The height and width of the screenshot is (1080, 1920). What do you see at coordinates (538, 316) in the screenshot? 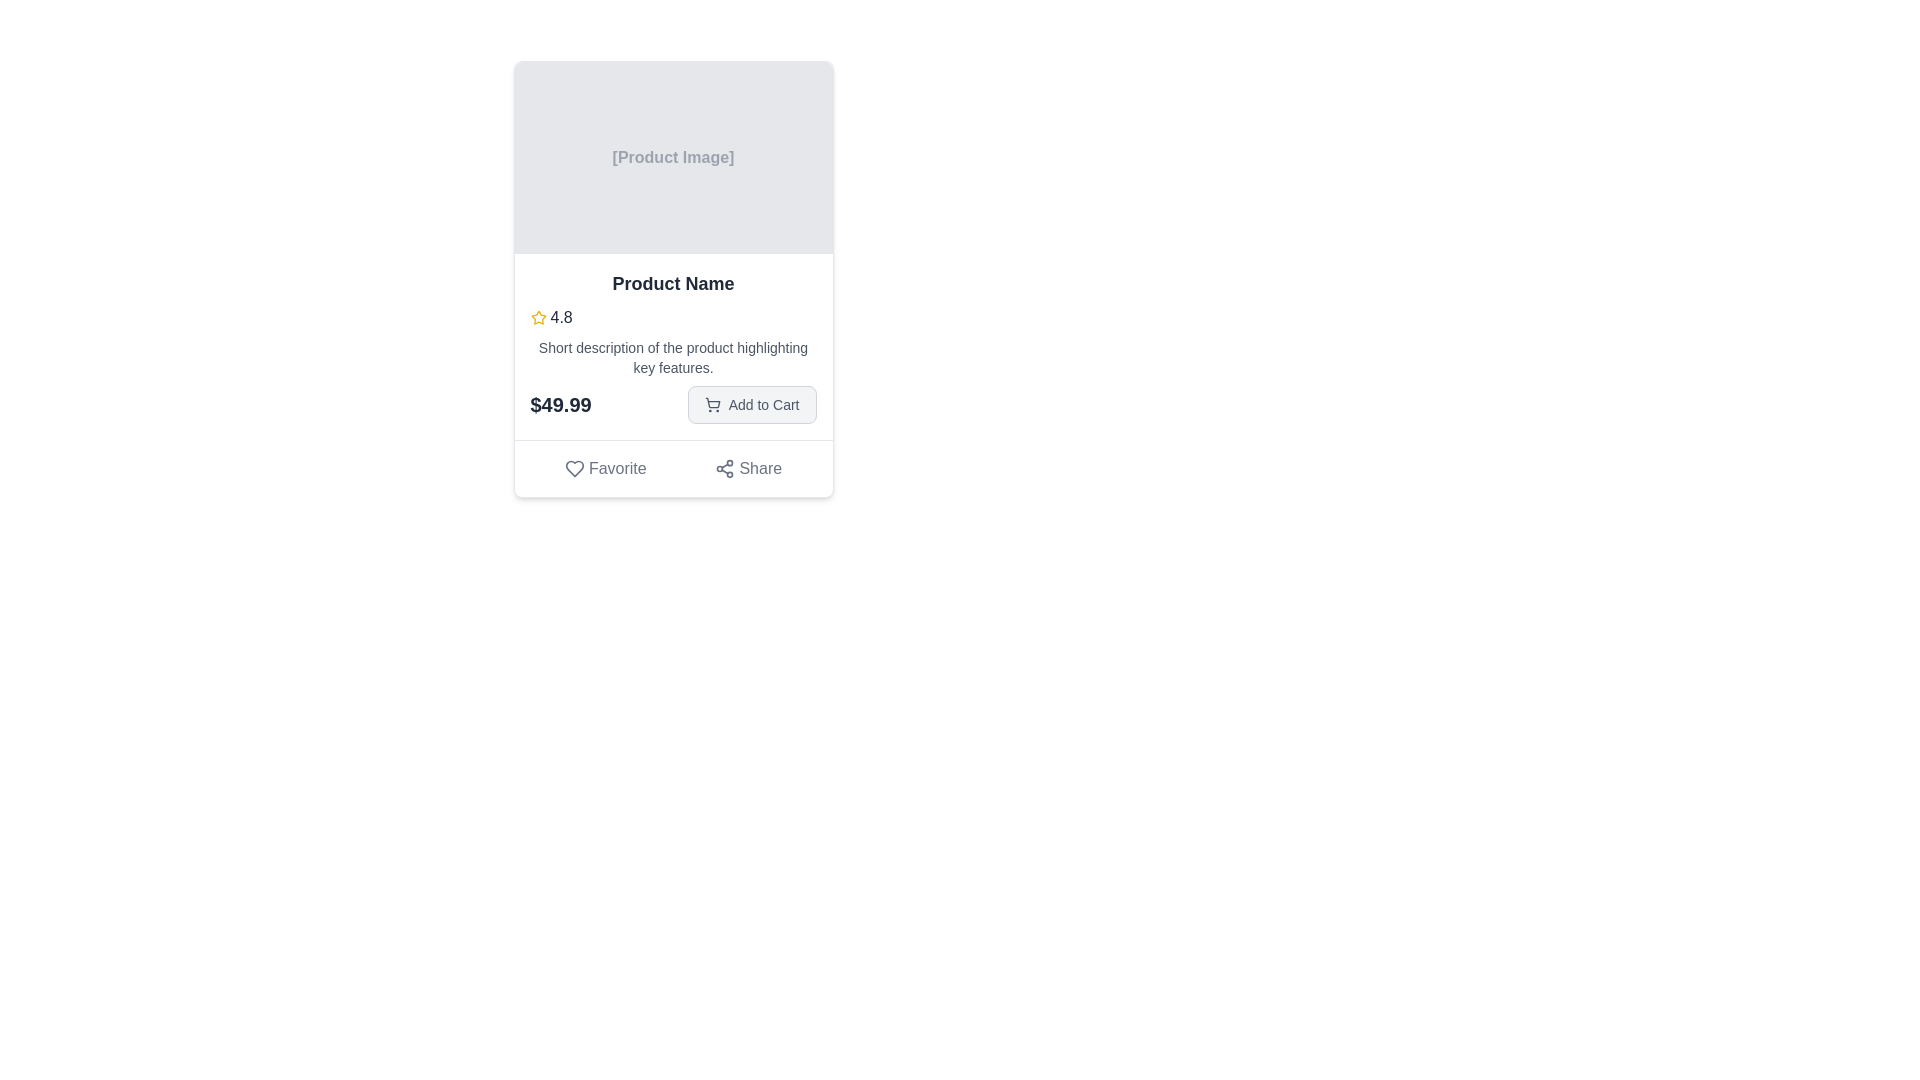
I see `the yellow star-shaped rating icon located to the left of the rating text '4.8' in the card layout` at bounding box center [538, 316].